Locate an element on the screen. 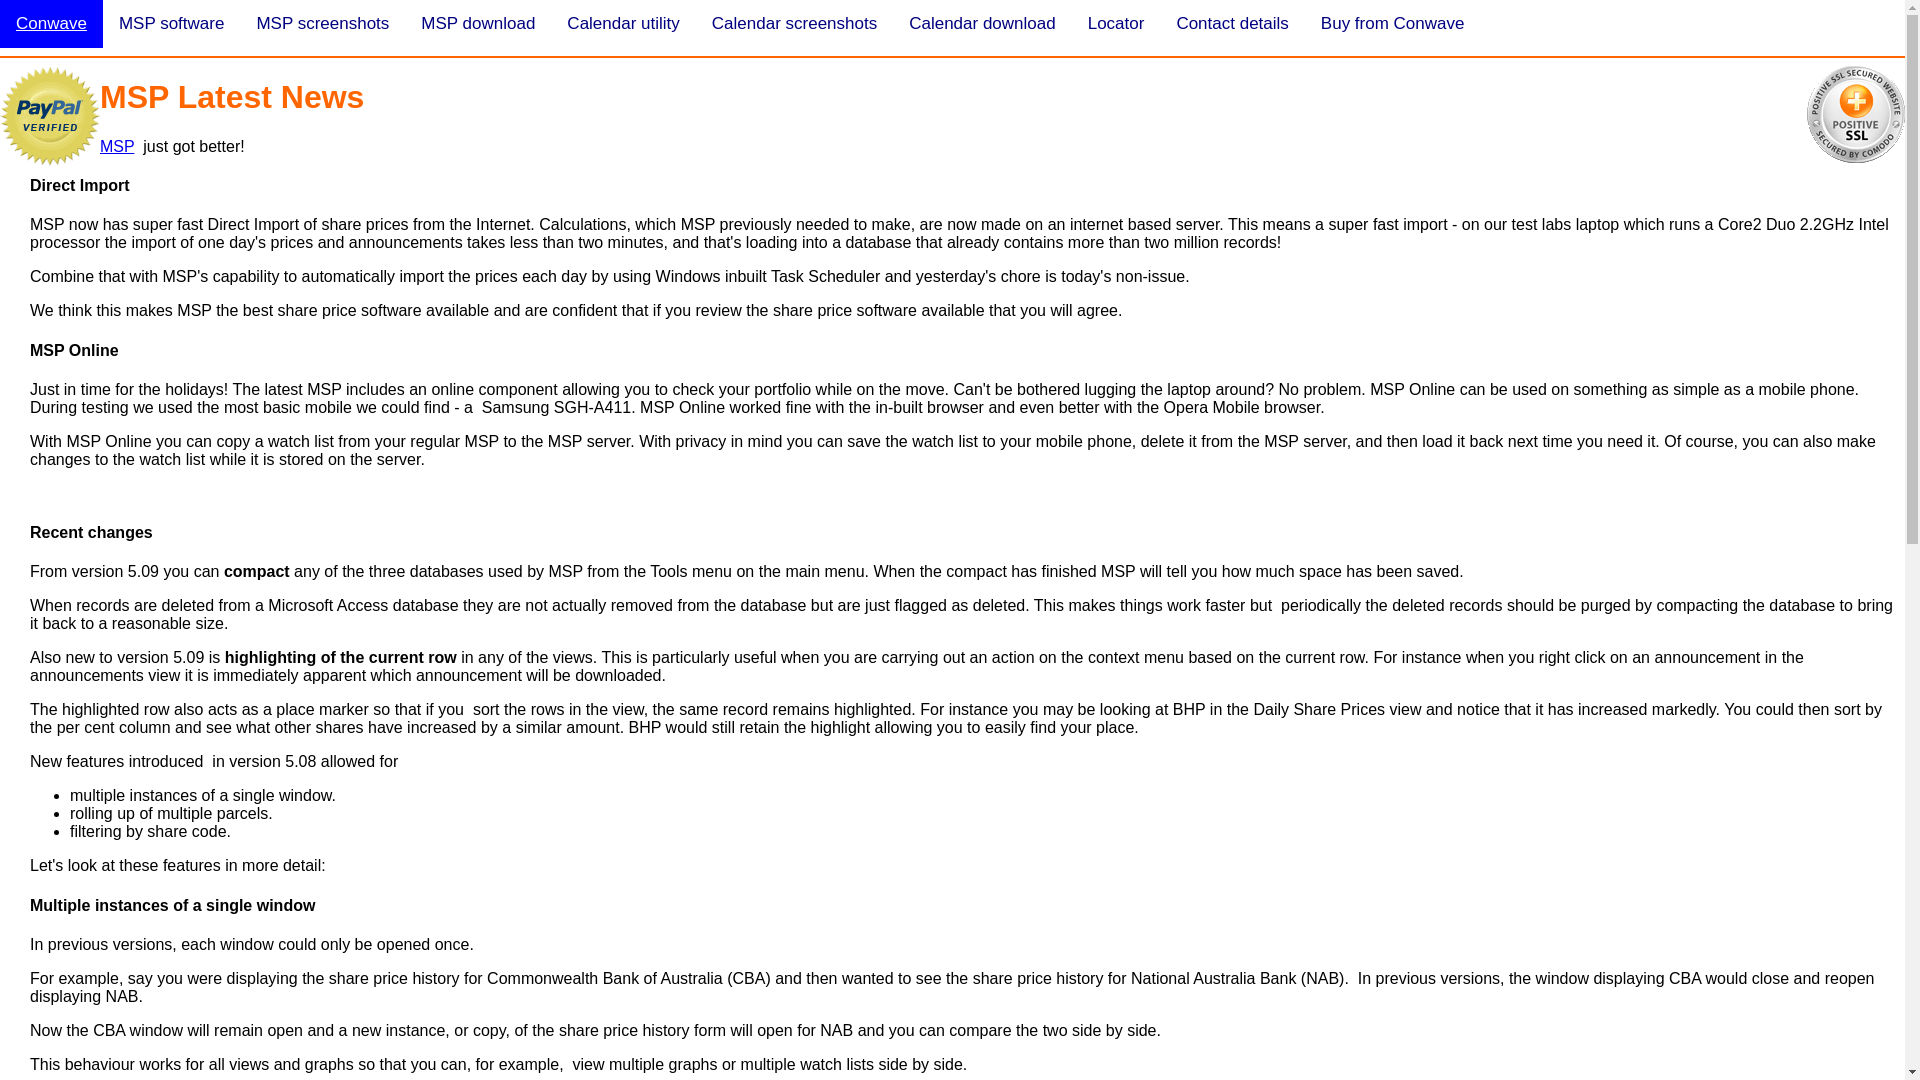 This screenshot has width=1920, height=1080. 'MSP software' is located at coordinates (172, 23).